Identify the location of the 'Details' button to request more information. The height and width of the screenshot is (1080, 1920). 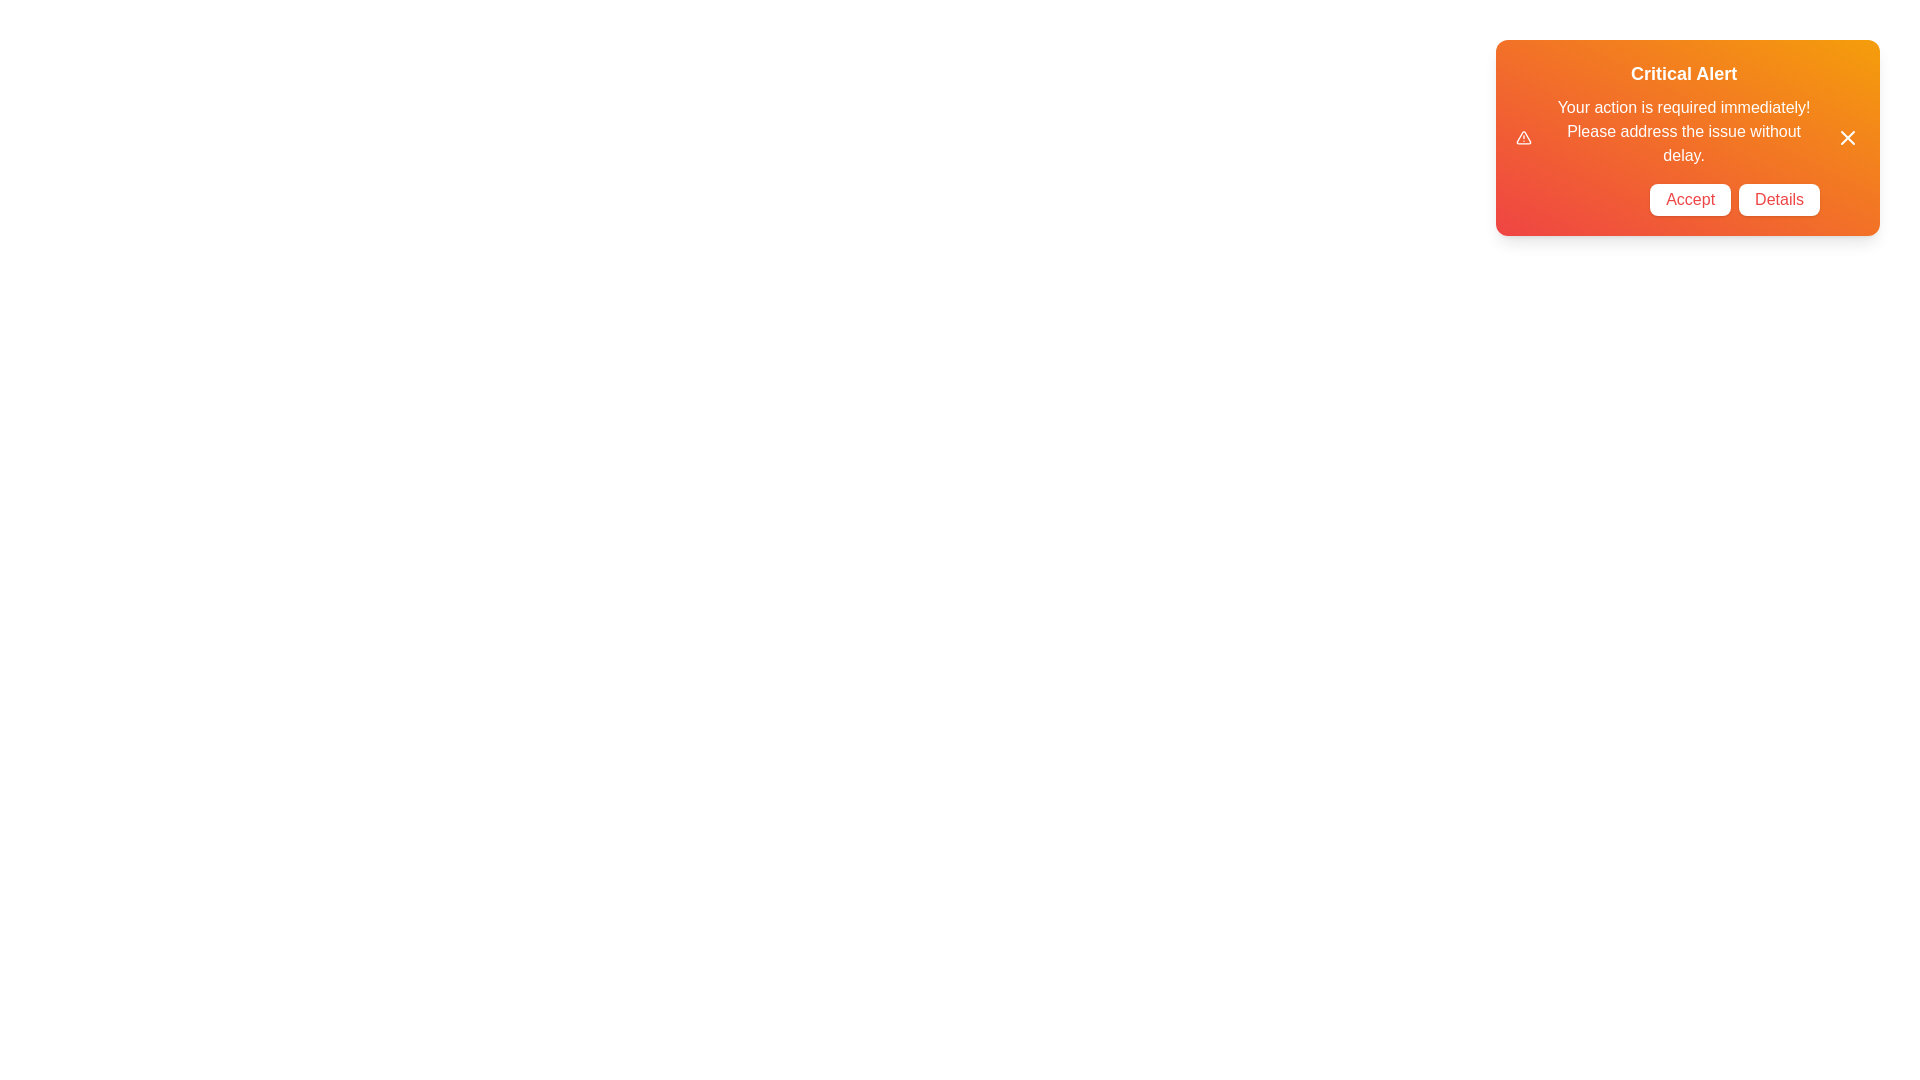
(1779, 200).